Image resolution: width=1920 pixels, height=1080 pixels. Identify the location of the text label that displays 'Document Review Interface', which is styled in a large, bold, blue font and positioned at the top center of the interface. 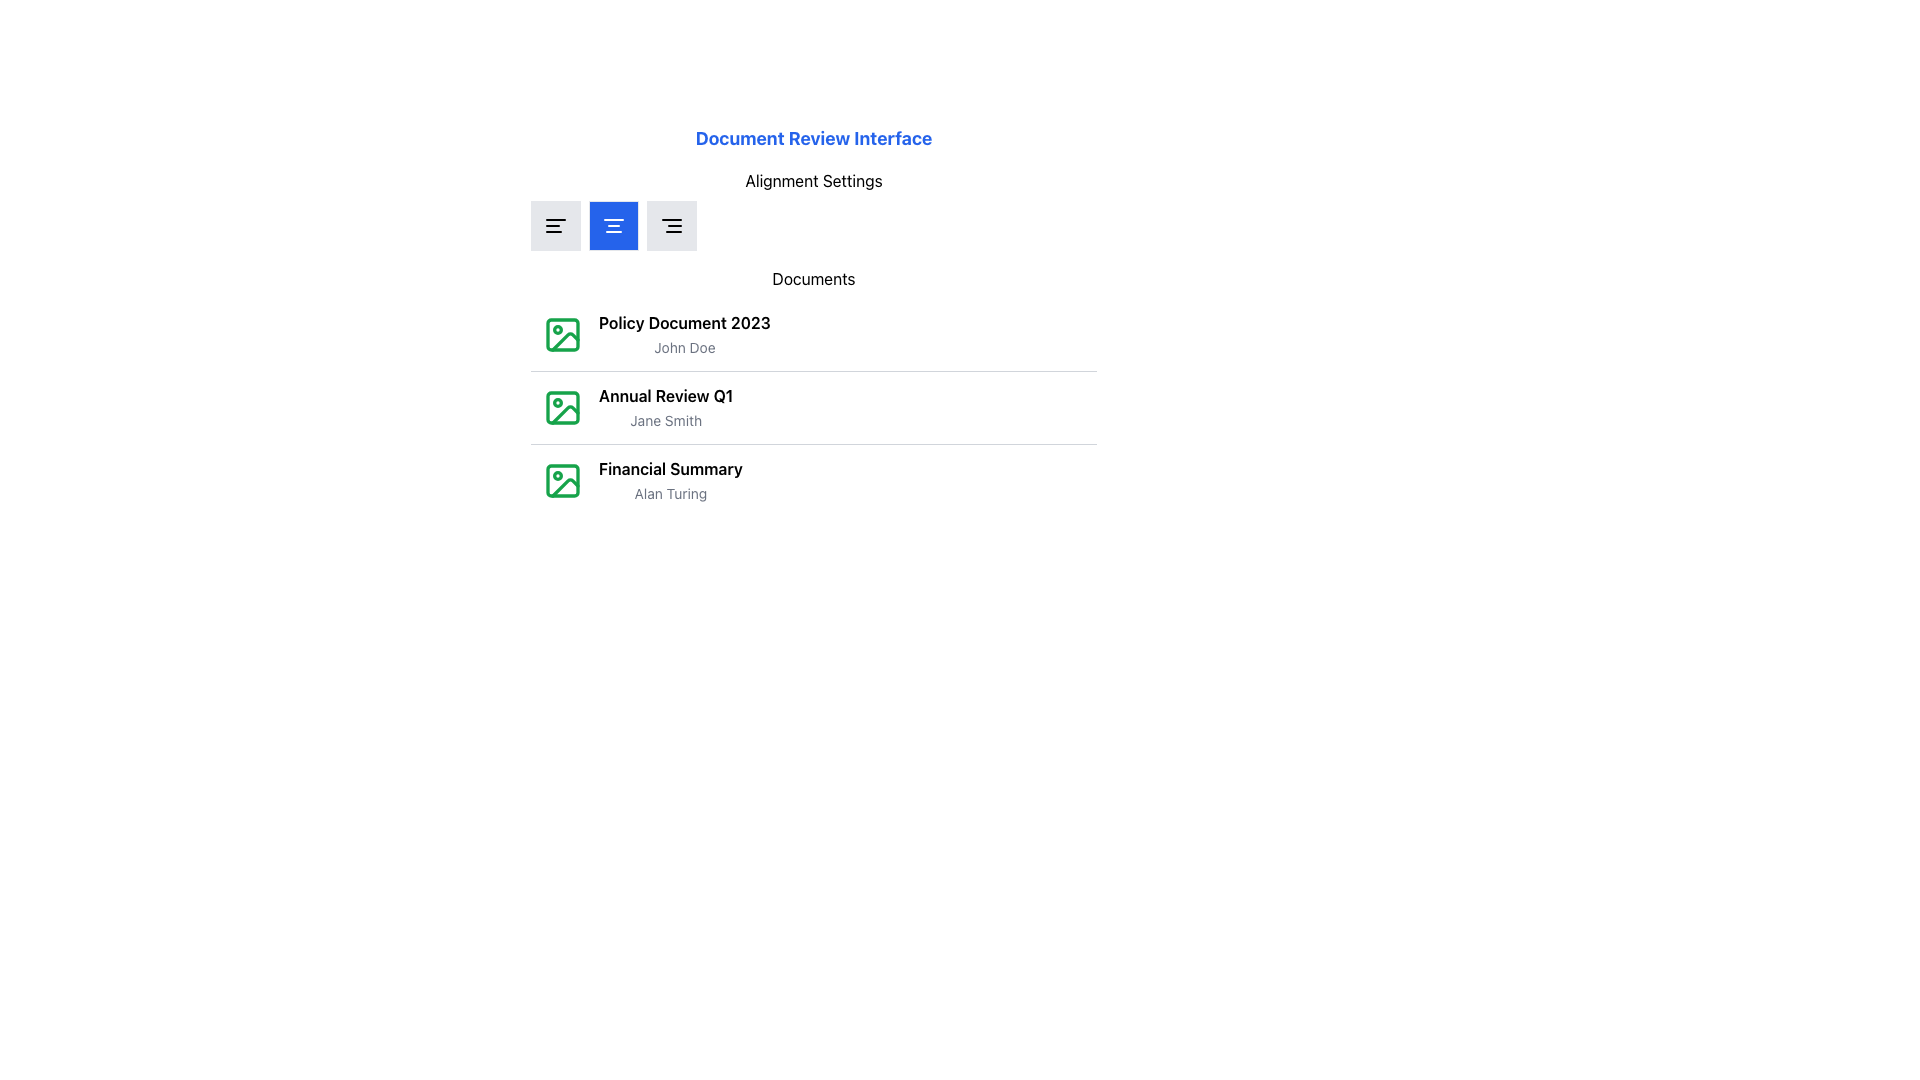
(814, 137).